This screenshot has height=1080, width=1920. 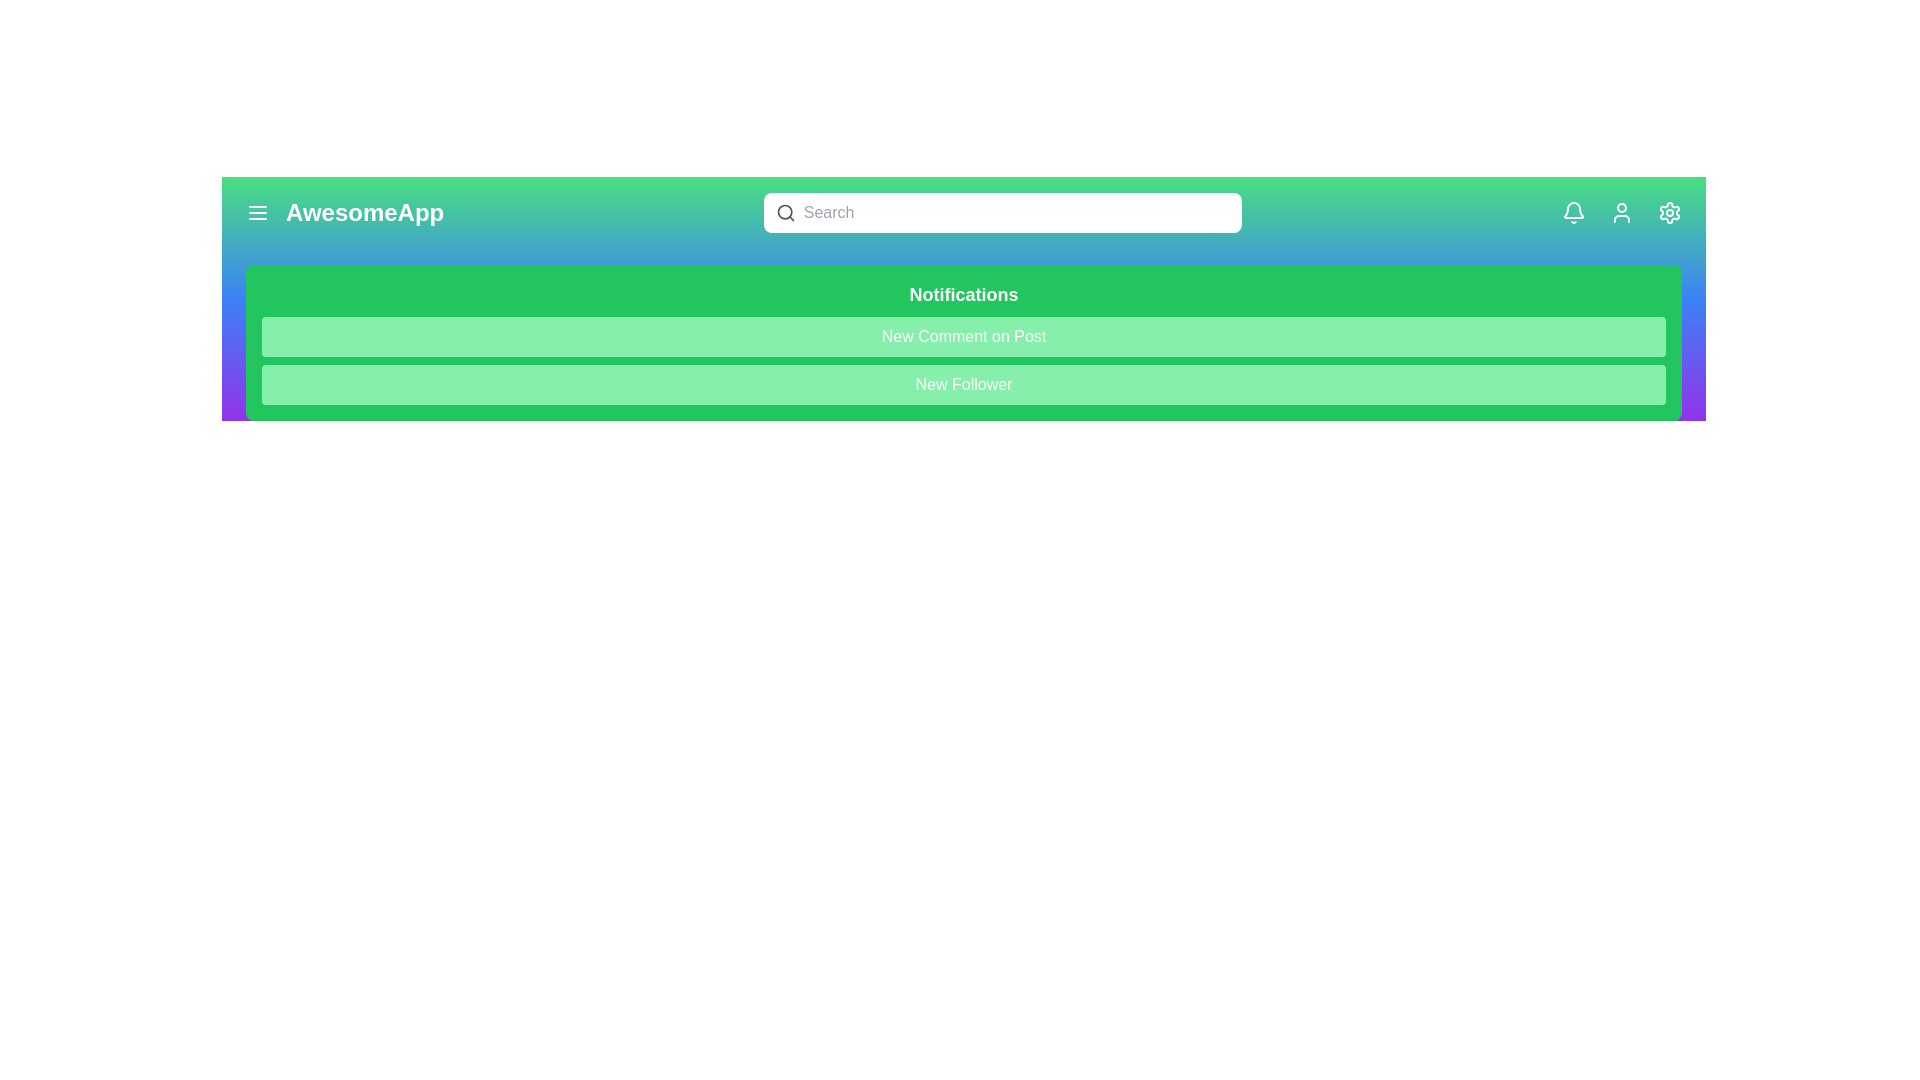 What do you see at coordinates (964, 294) in the screenshot?
I see `the heading text indicating the notifications section, positioned at the top of the green notification area` at bounding box center [964, 294].